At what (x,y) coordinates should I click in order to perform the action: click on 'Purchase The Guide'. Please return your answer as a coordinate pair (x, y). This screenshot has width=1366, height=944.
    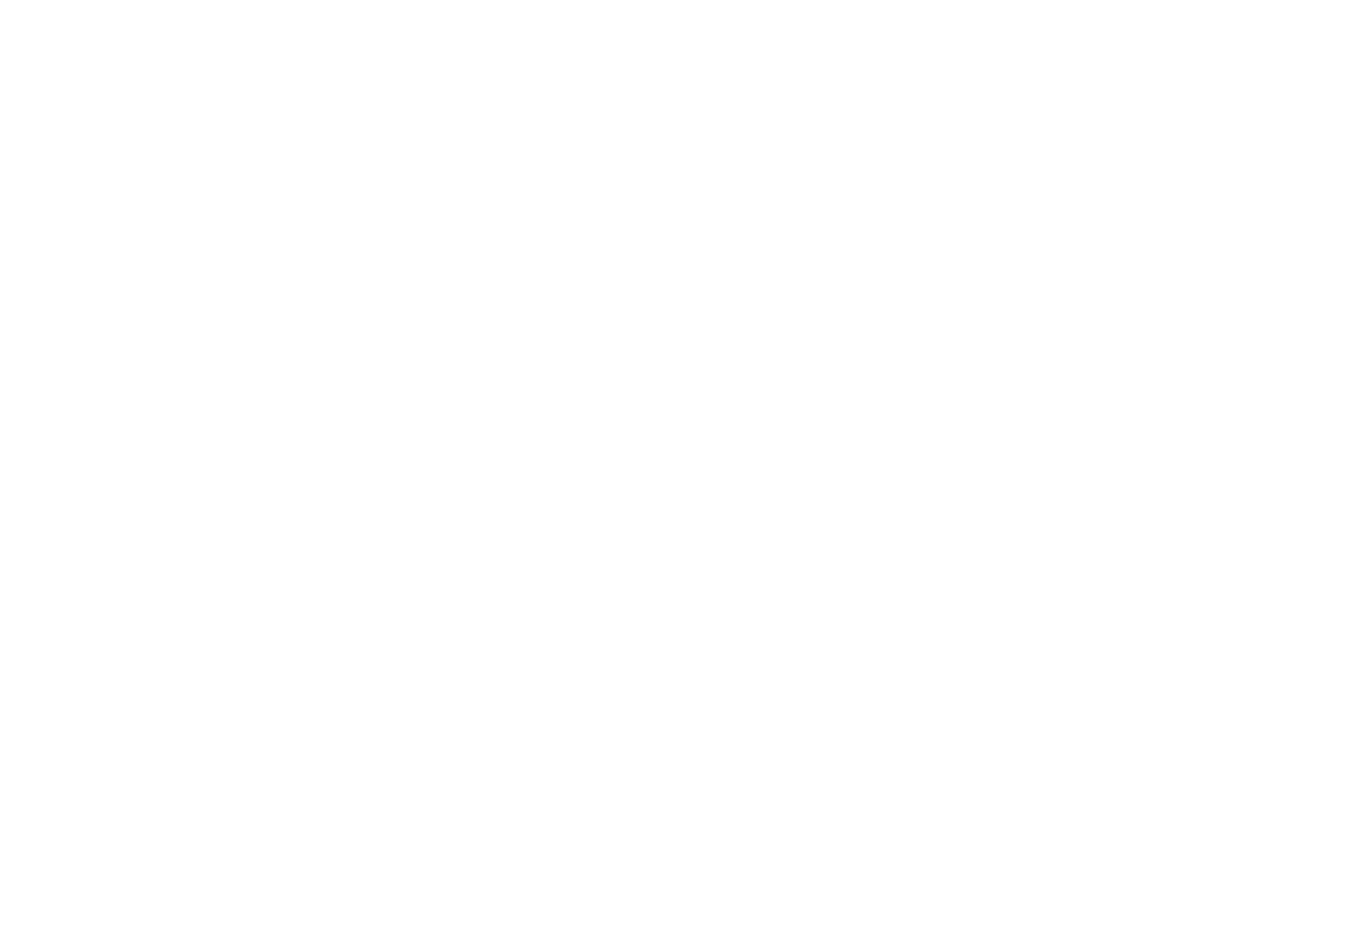
    Looking at the image, I should click on (1103, 698).